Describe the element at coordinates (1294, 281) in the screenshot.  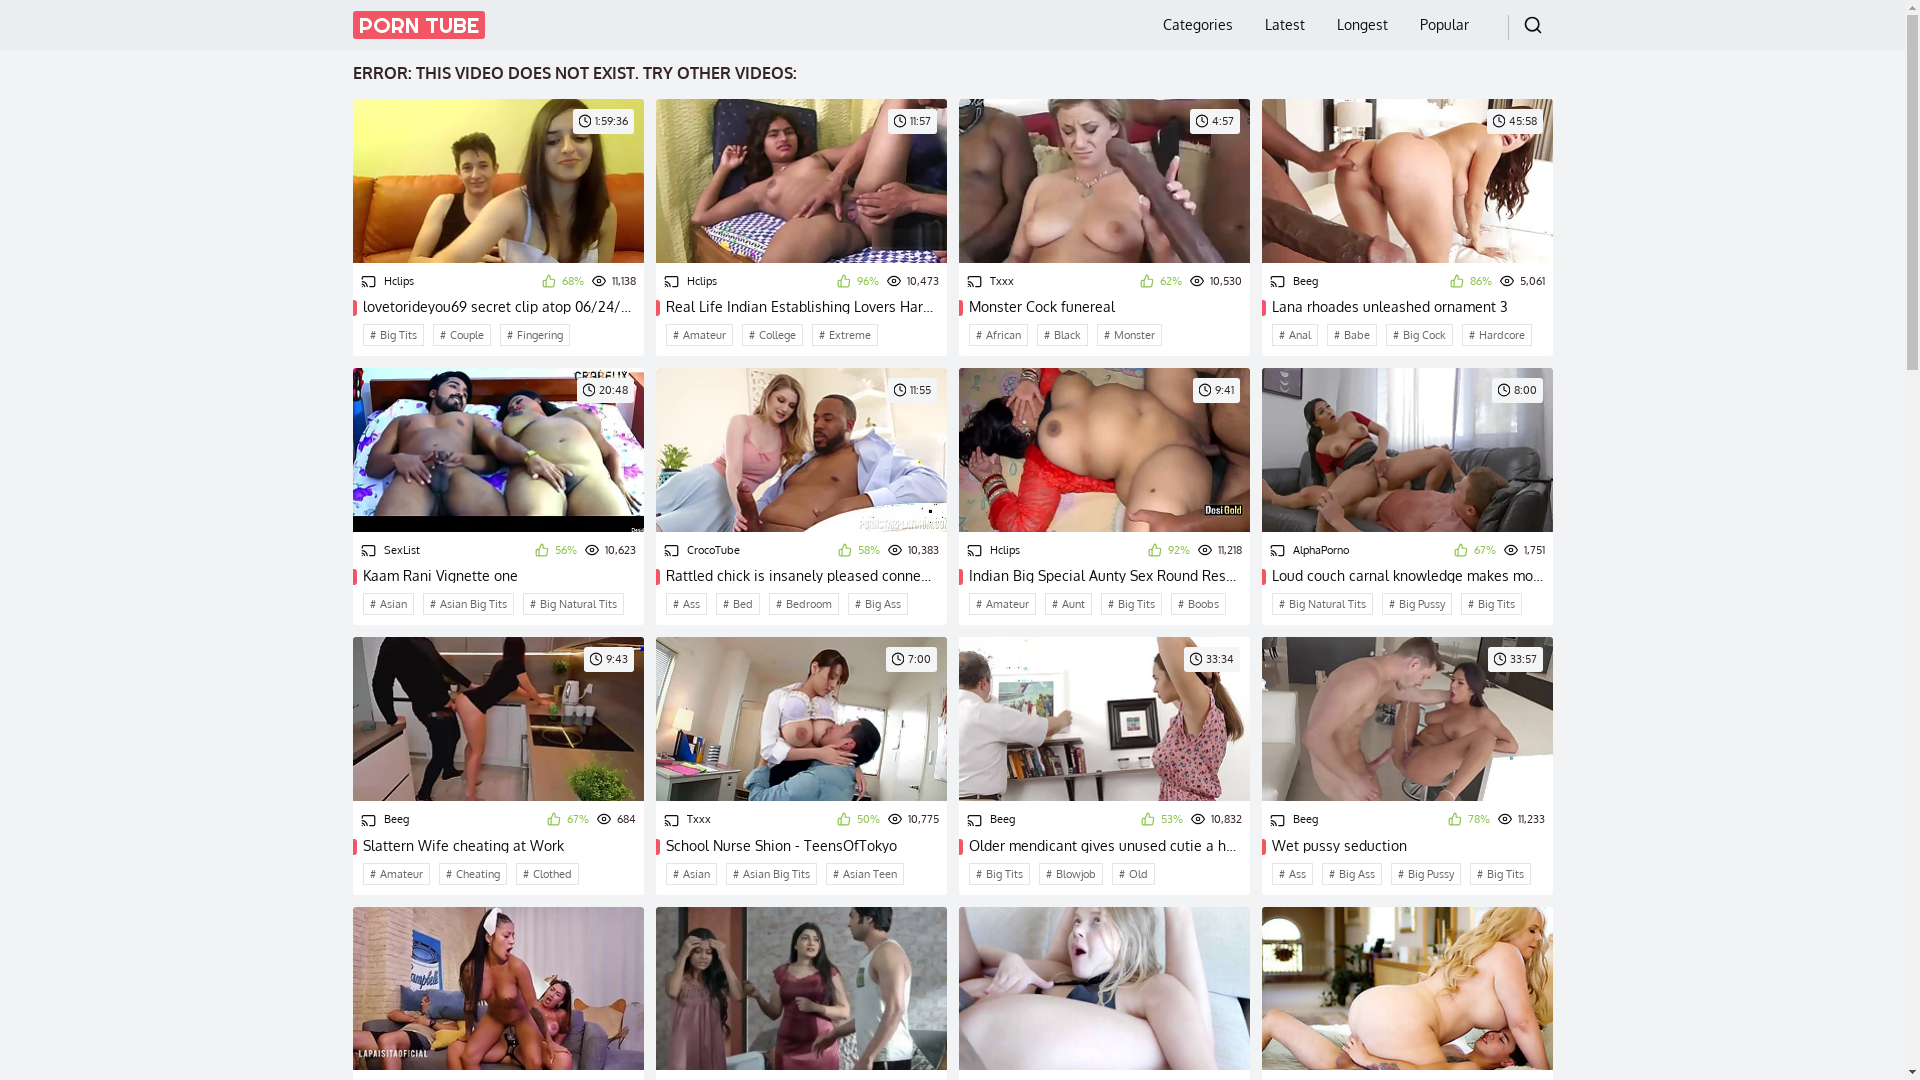
I see `'Beeg'` at that location.